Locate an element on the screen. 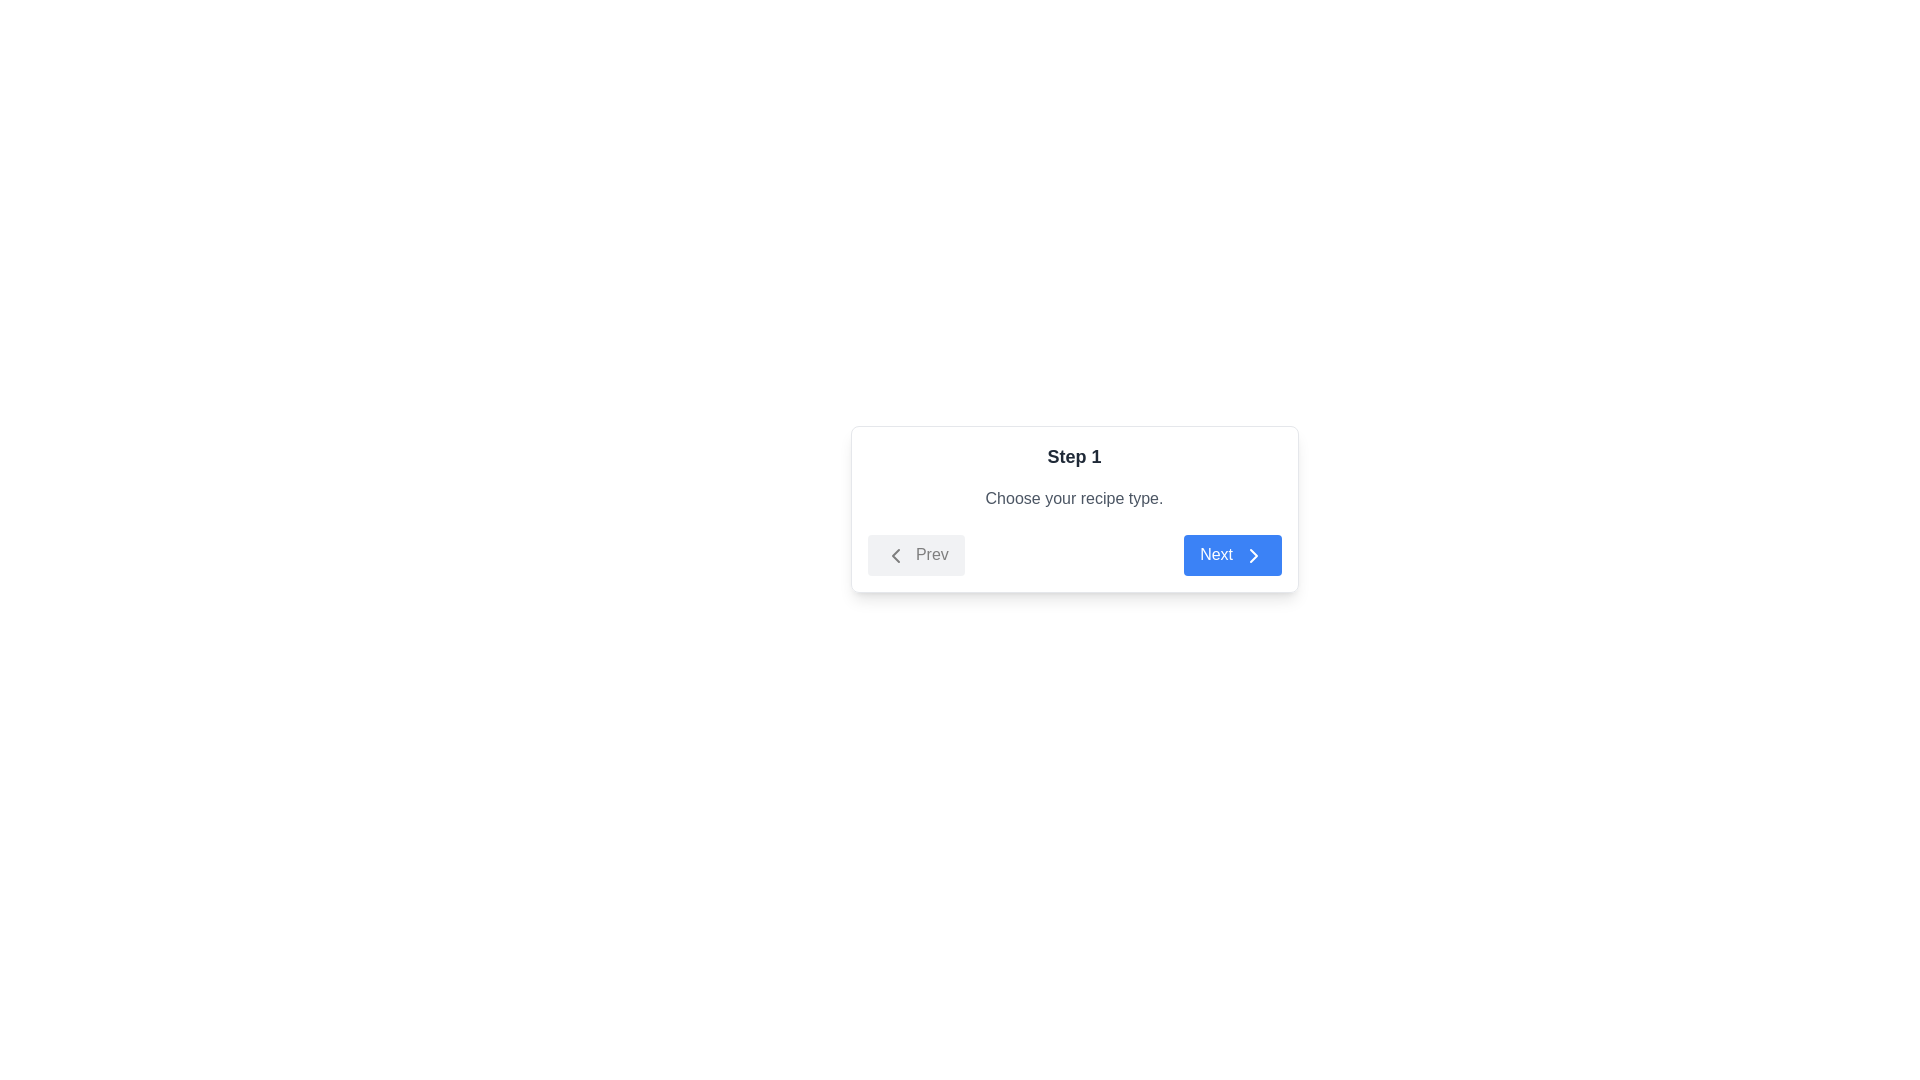  the right-pointing chevron icon inside the blue 'Next' button is located at coordinates (1252, 555).